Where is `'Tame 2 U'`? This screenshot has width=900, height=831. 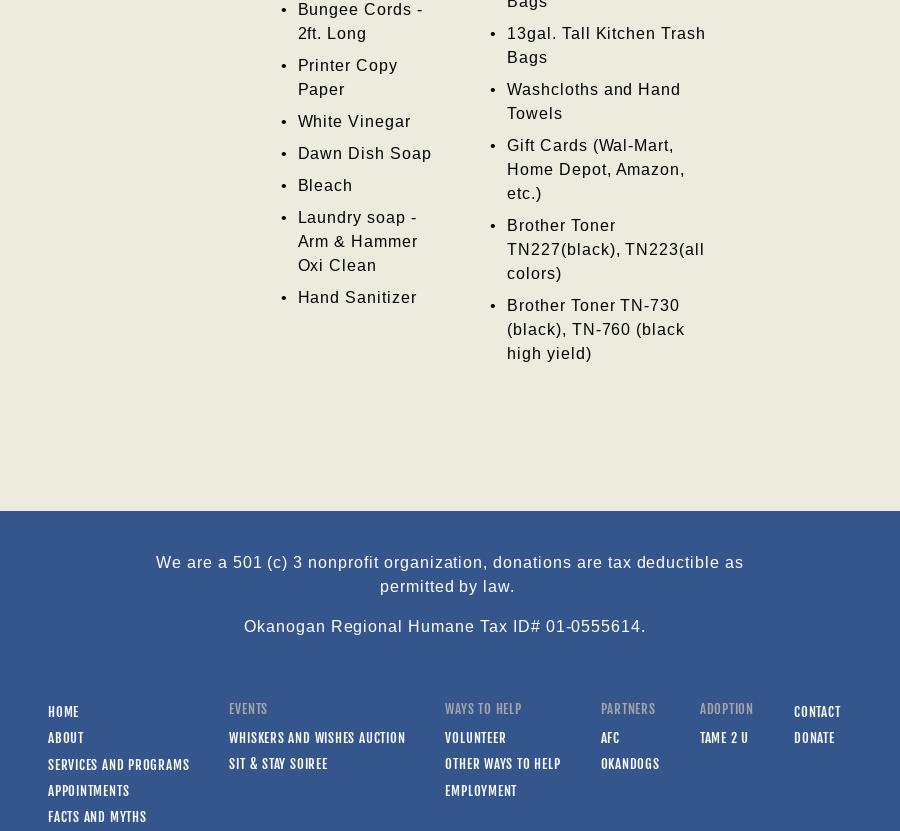
'Tame 2 U' is located at coordinates (722, 737).